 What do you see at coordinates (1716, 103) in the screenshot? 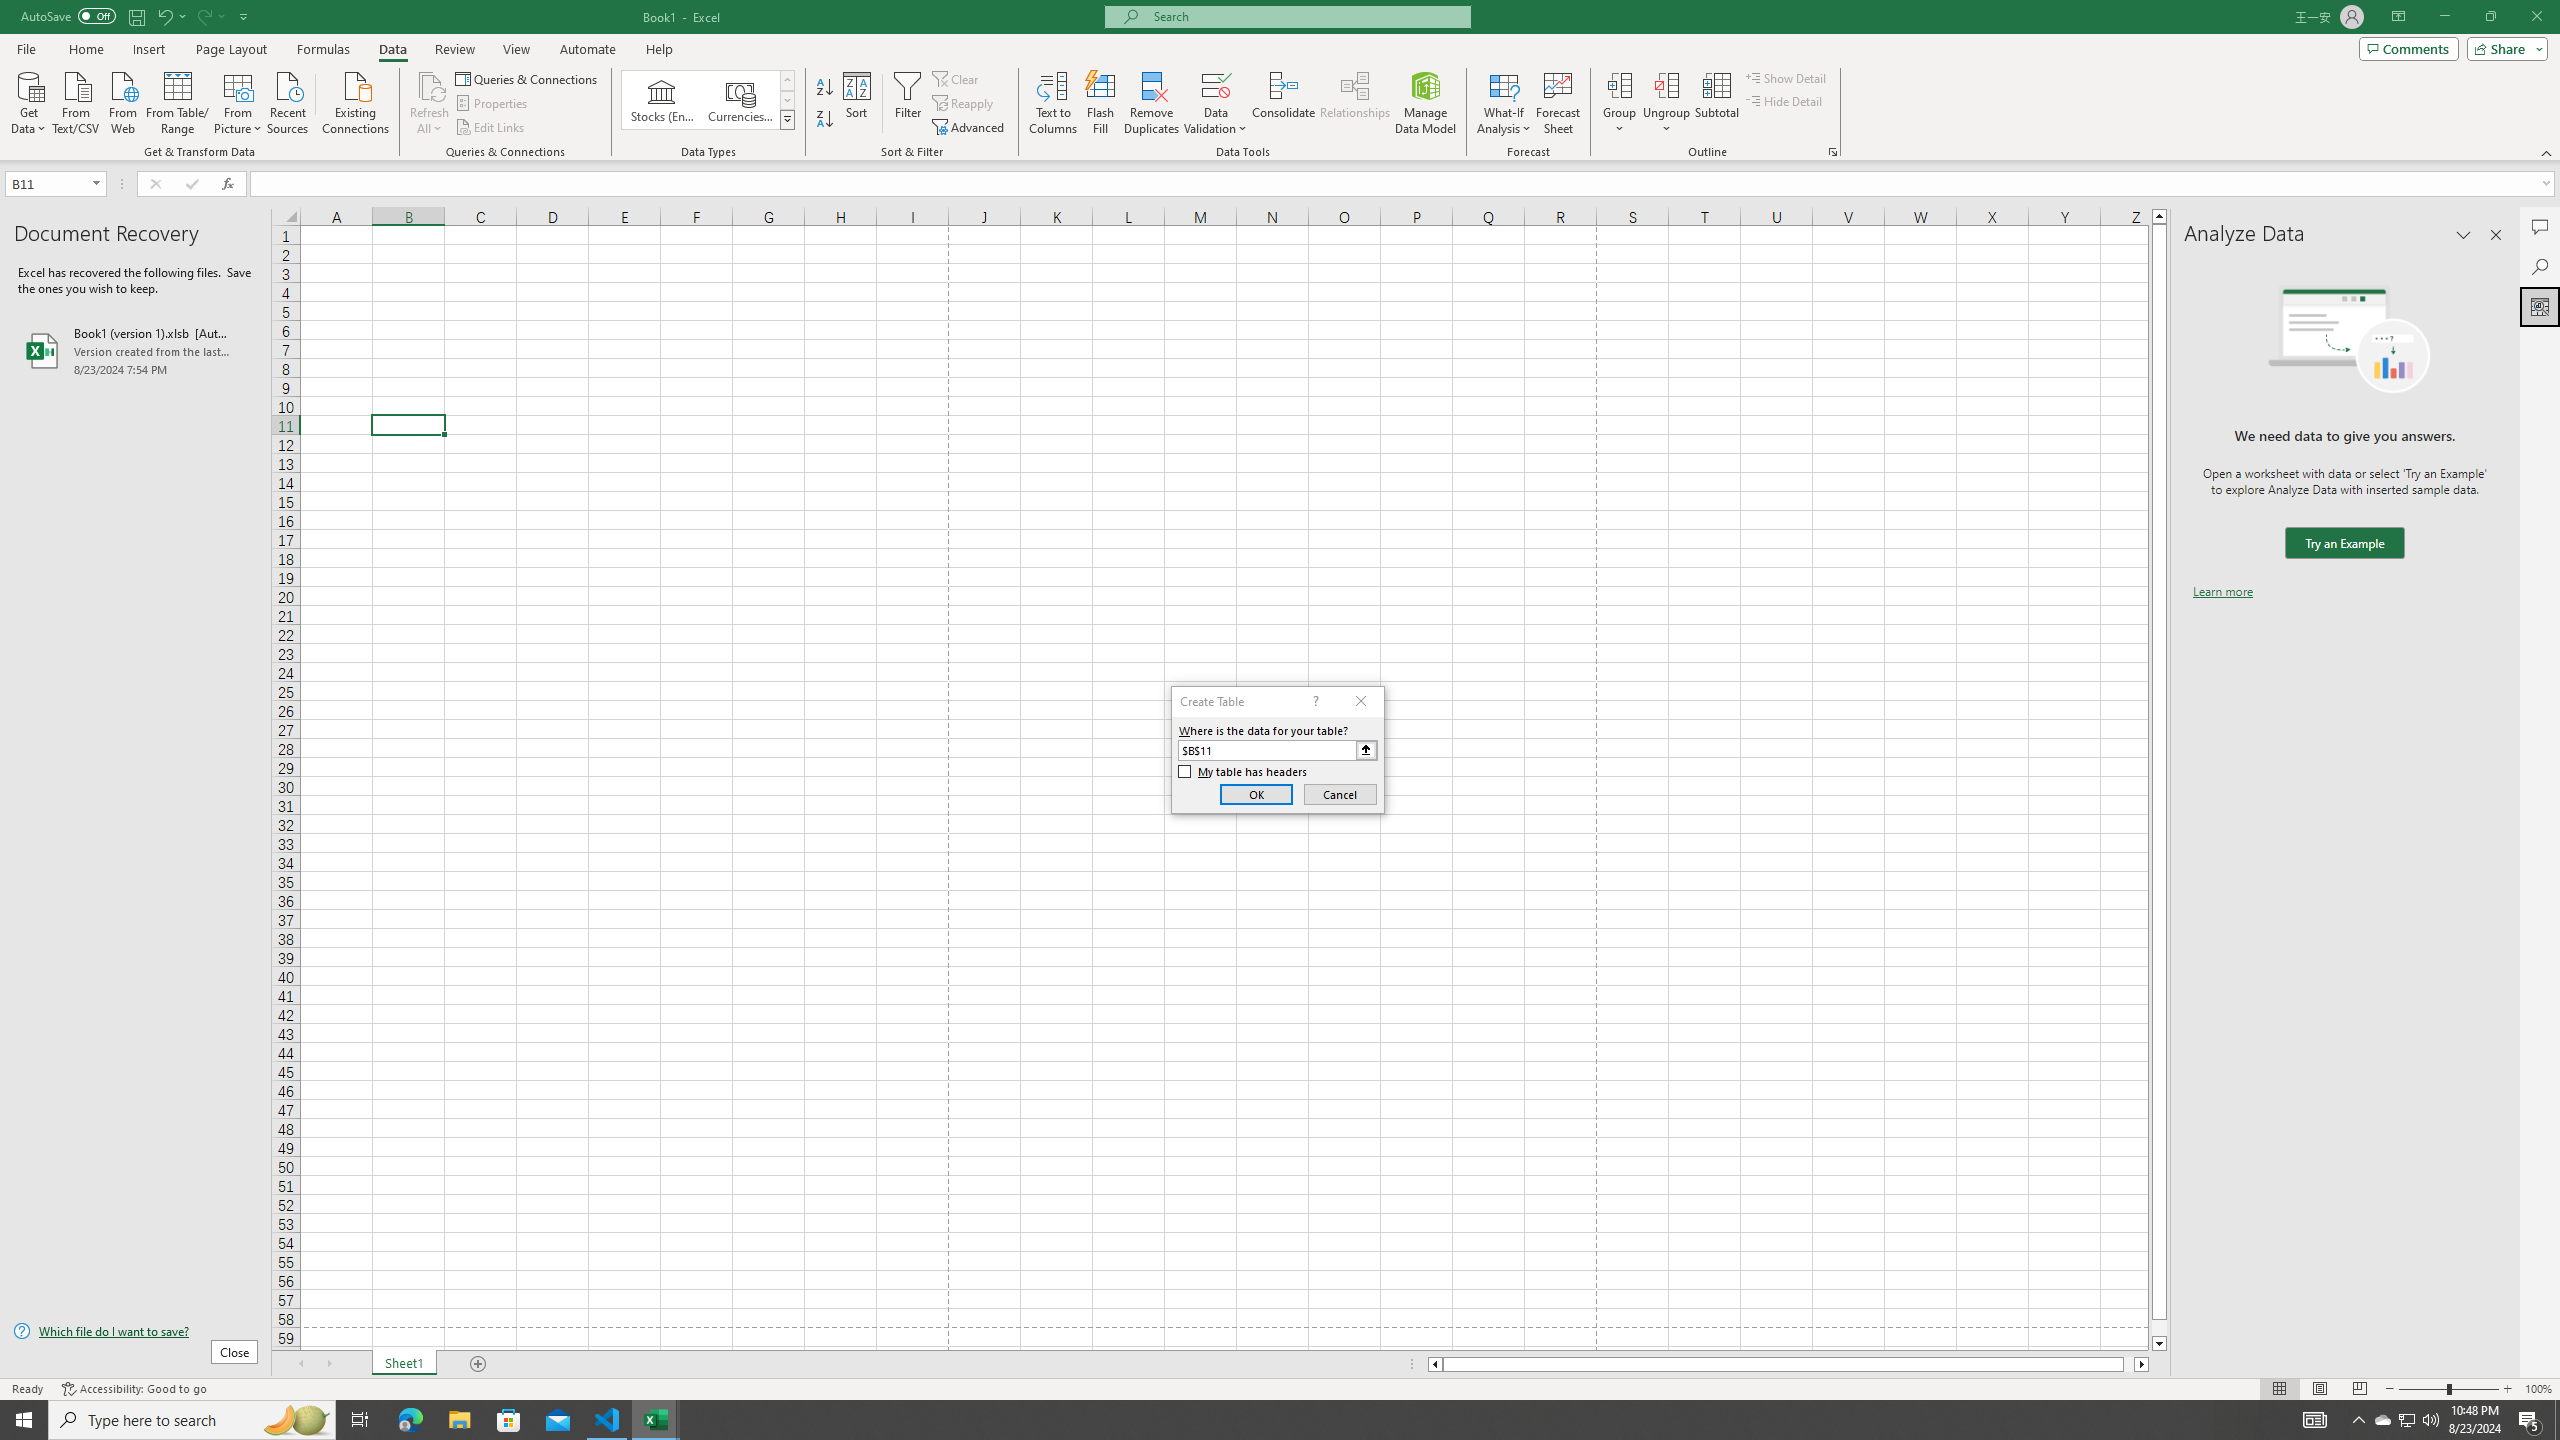
I see `'Subtotal'` at bounding box center [1716, 103].